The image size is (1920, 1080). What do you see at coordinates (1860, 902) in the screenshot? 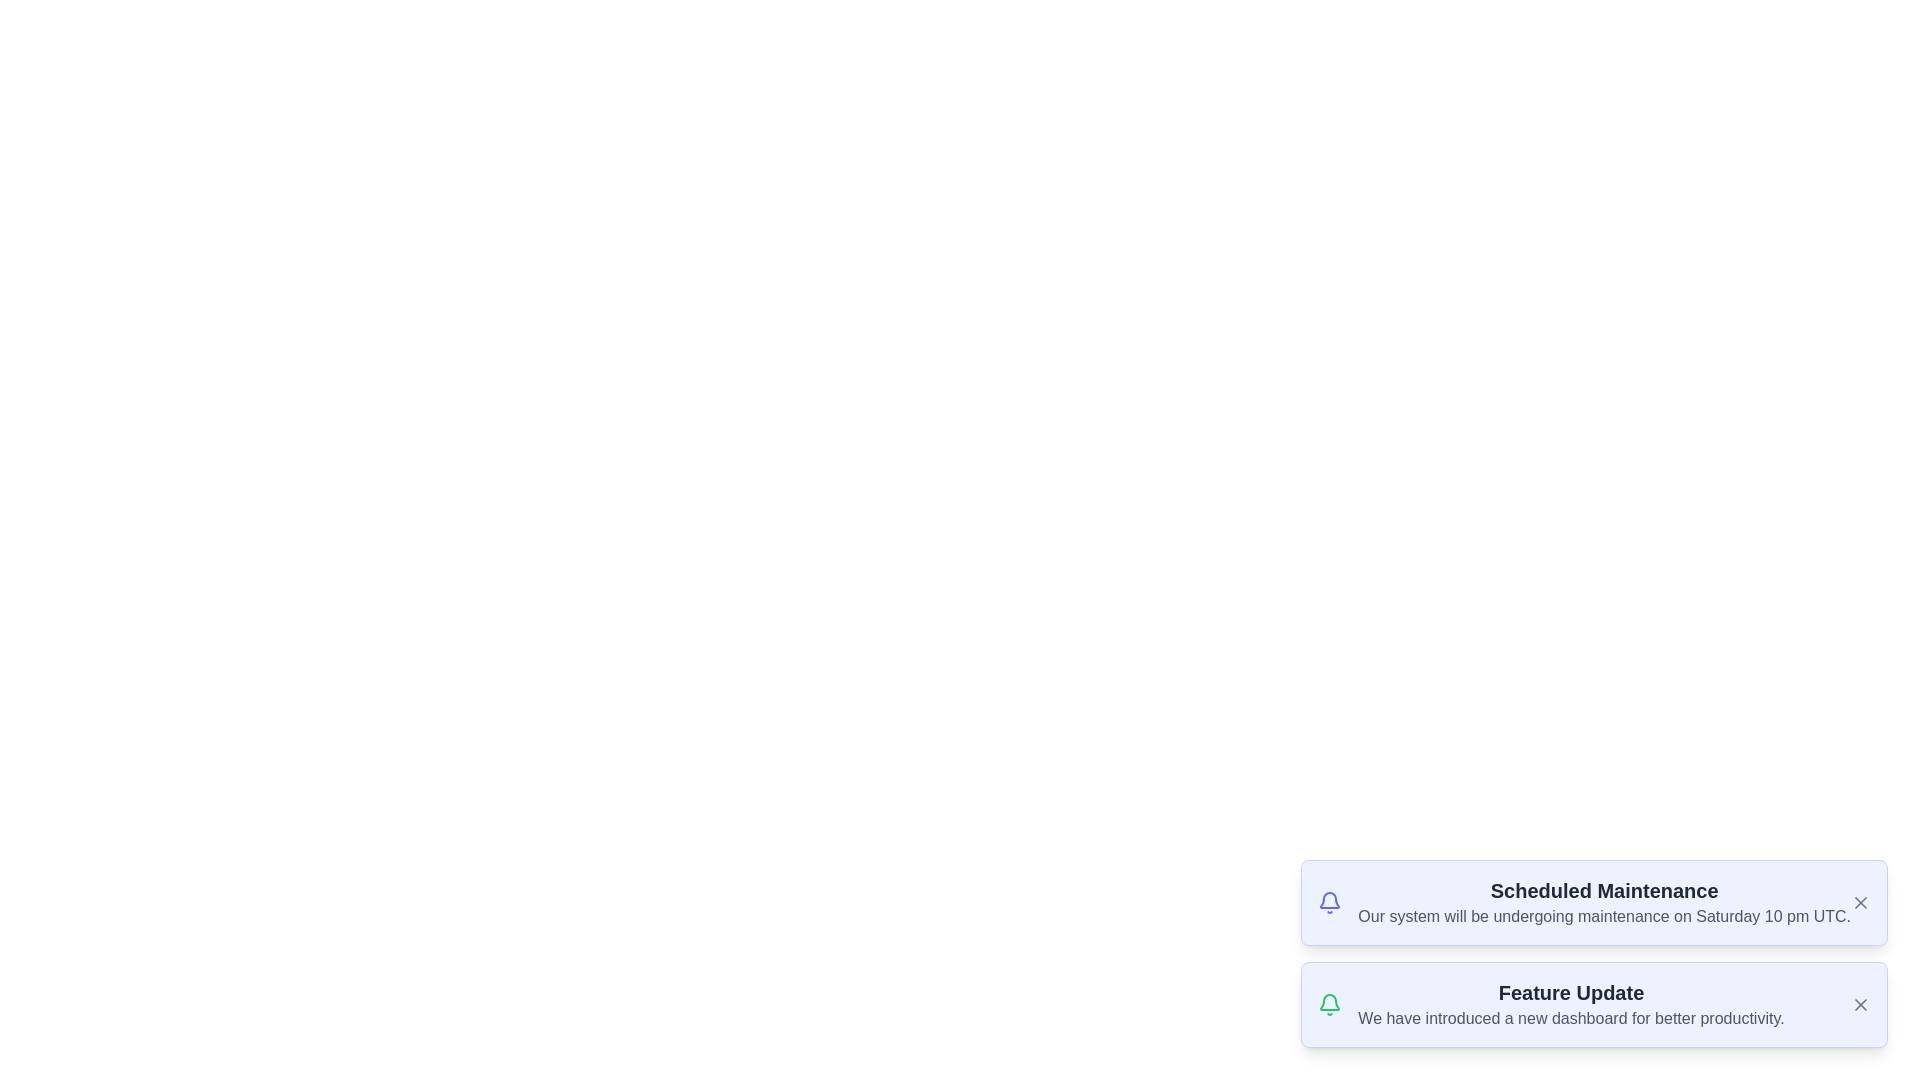
I see `the close button of the notification to observe the hover effect` at bounding box center [1860, 902].